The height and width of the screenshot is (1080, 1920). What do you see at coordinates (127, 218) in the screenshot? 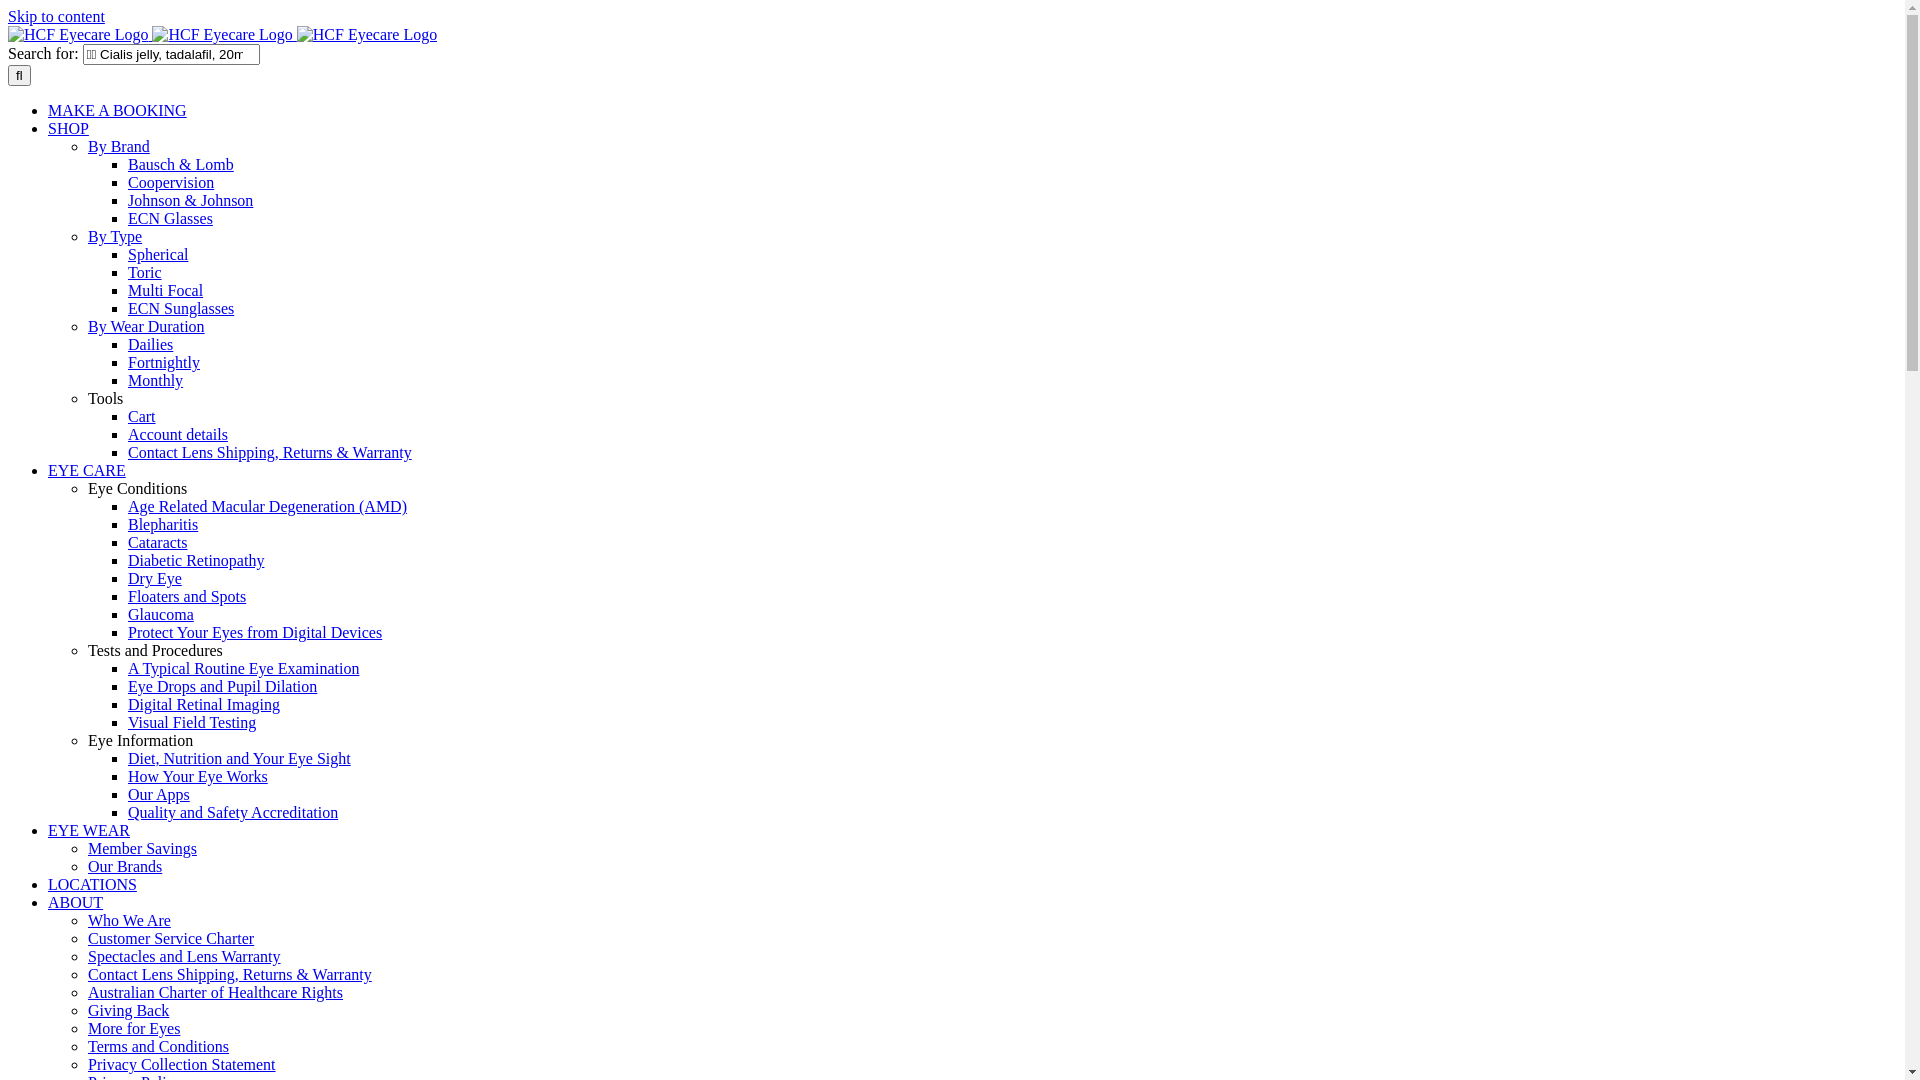
I see `'ECN Glasses'` at bounding box center [127, 218].